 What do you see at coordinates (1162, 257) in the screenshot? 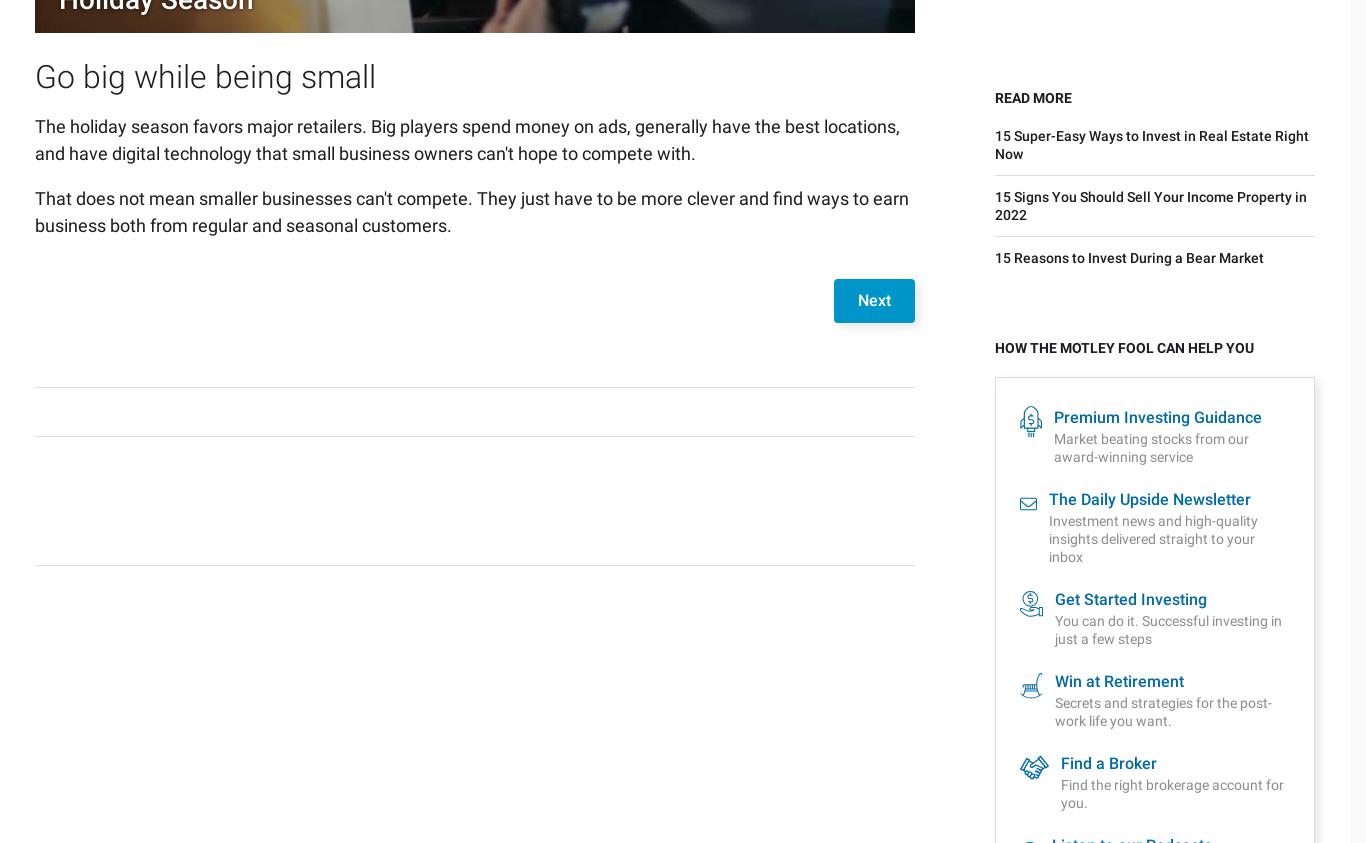
I see `'Secrets and strategies for the post-work life you want.'` at bounding box center [1162, 257].